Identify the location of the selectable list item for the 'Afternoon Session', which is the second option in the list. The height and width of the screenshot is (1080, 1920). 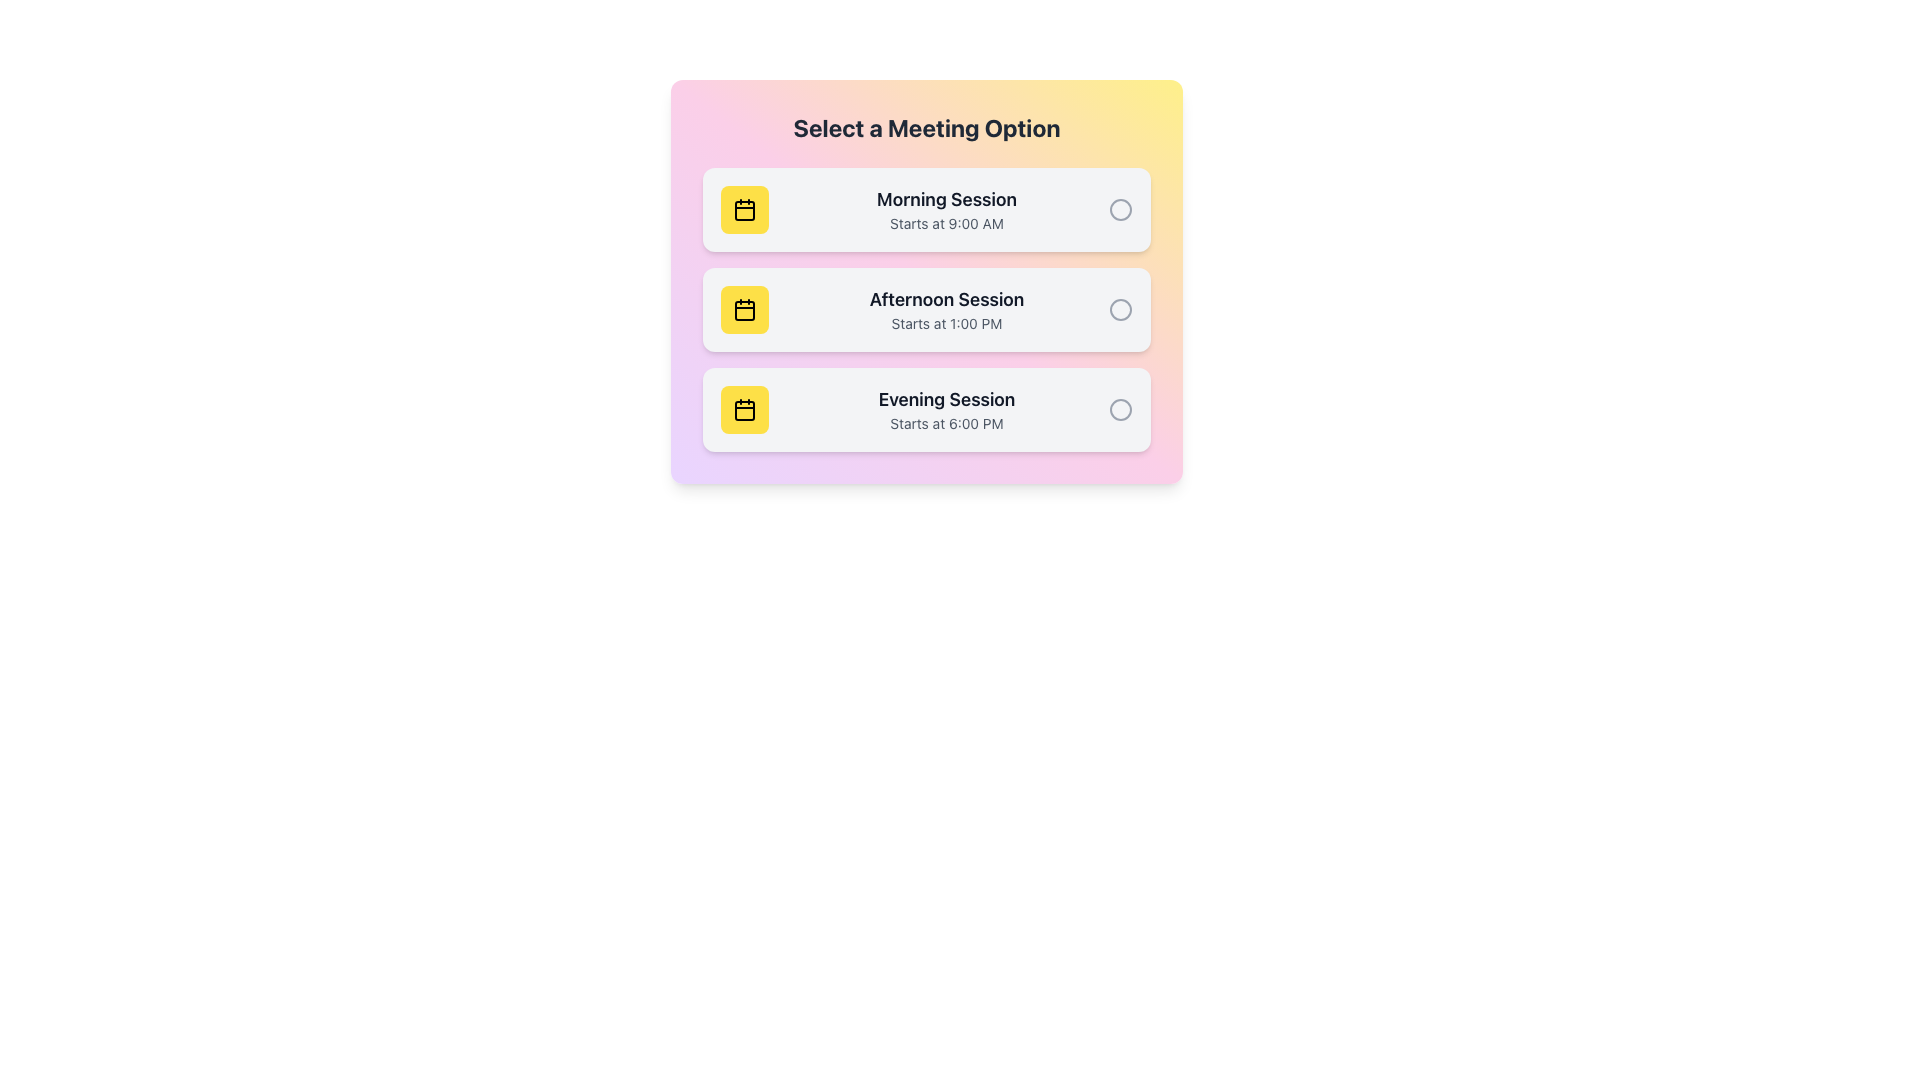
(925, 309).